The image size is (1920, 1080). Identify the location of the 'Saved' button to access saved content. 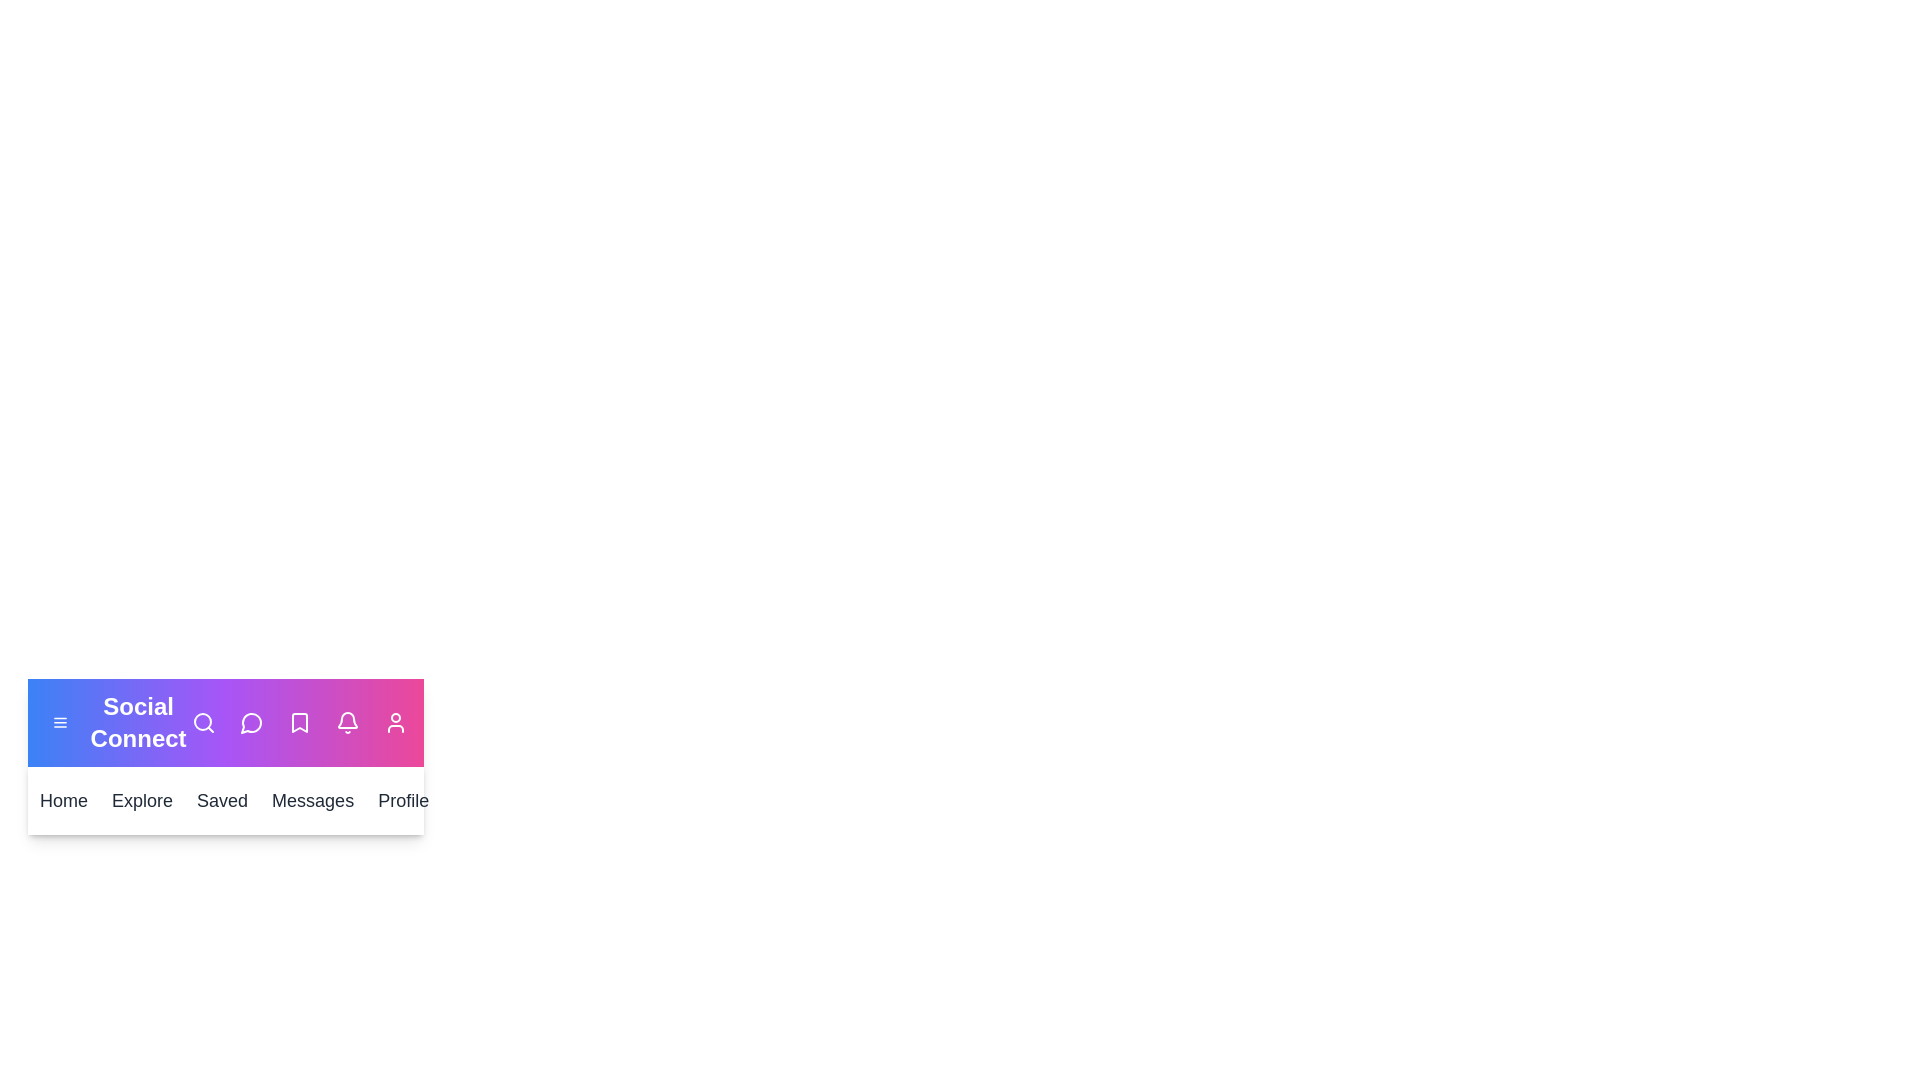
(221, 800).